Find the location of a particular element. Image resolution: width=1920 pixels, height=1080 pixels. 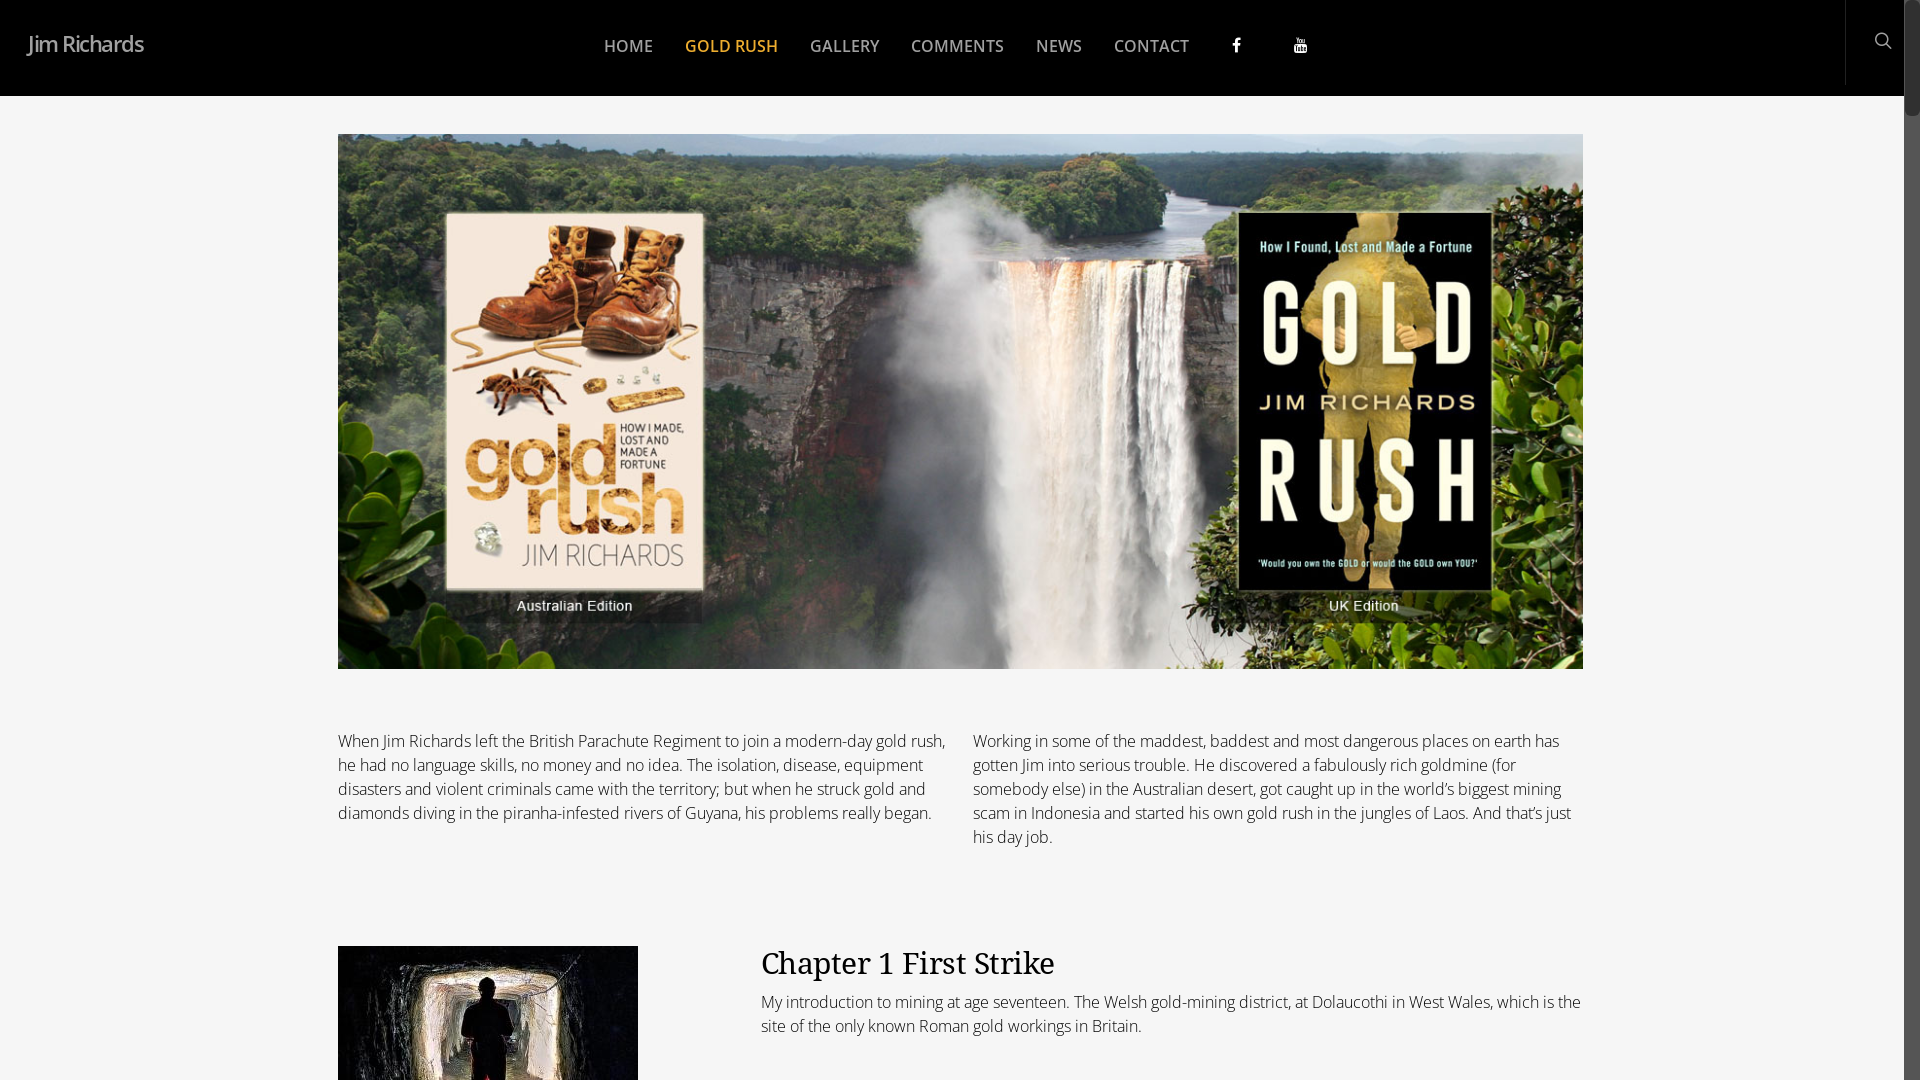

'COMMENTS' is located at coordinates (896, 59).